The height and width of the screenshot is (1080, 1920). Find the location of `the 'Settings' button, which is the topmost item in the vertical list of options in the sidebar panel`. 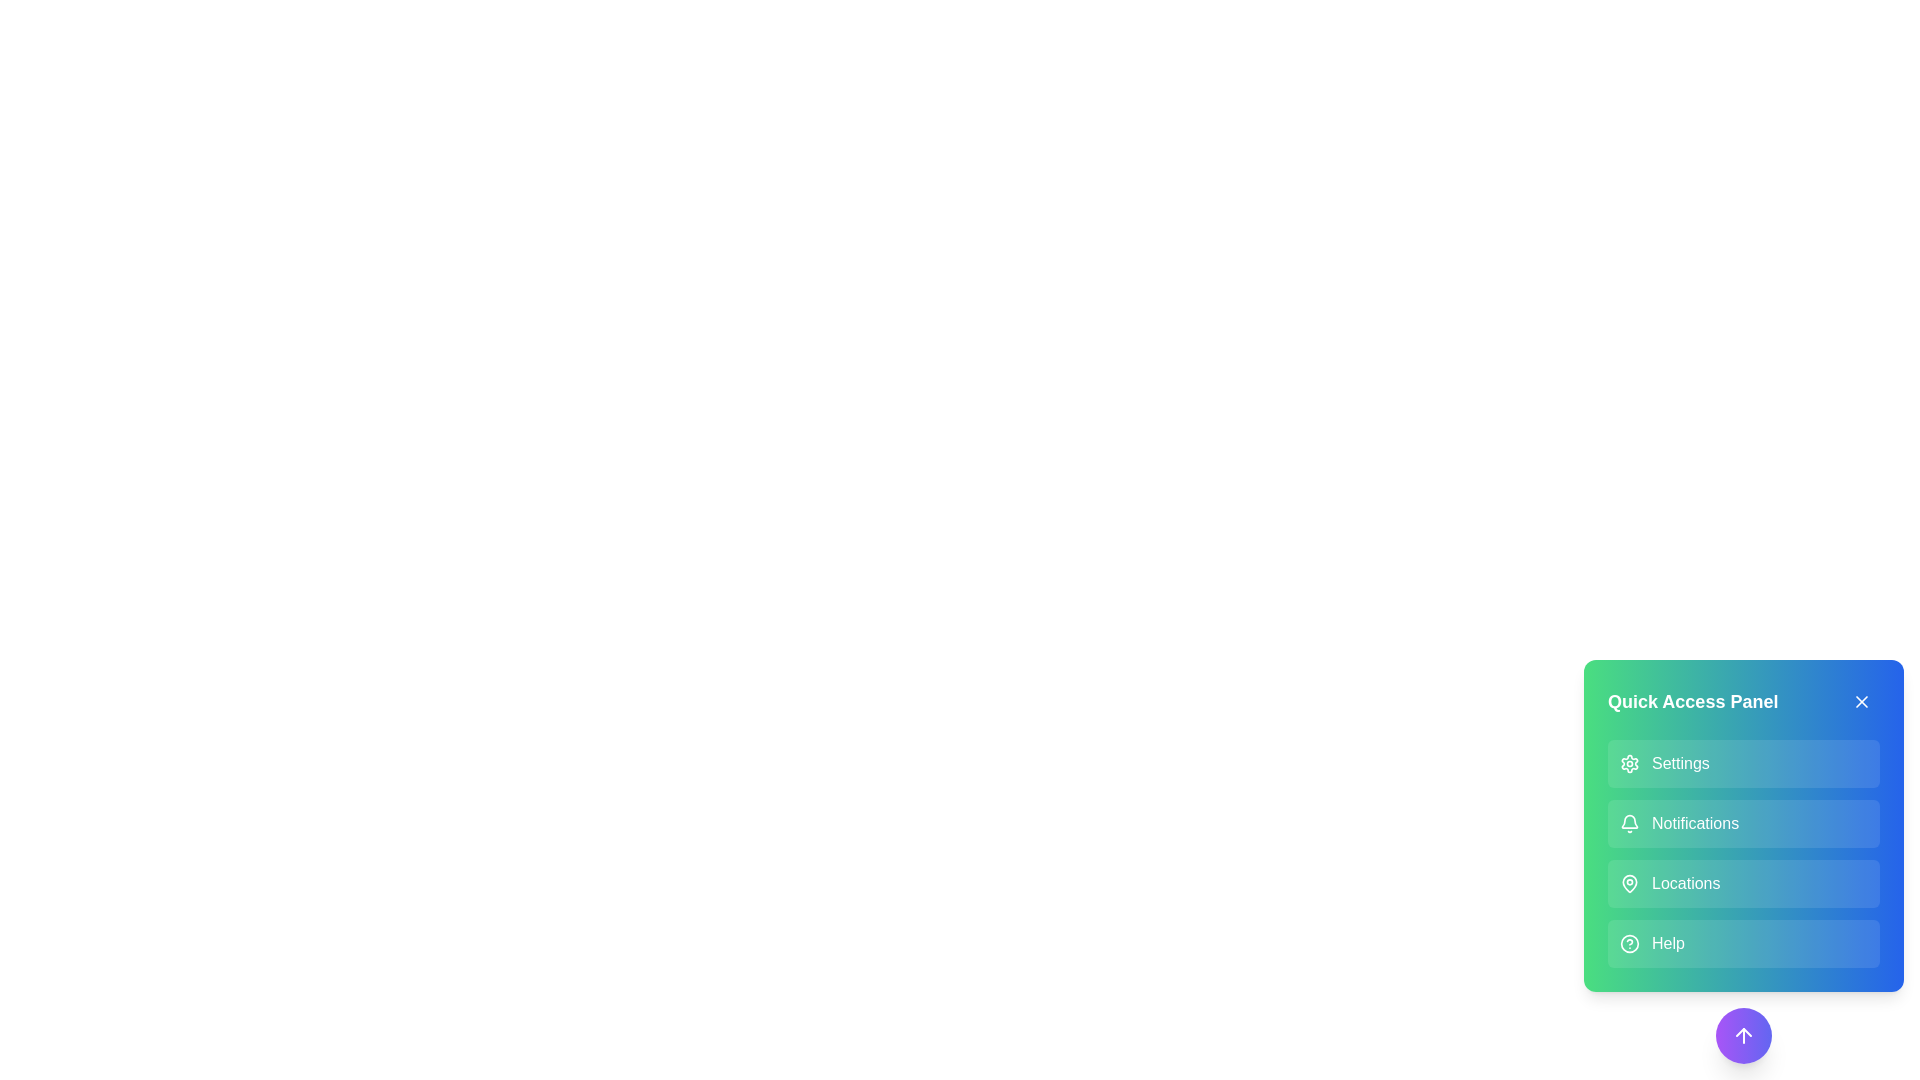

the 'Settings' button, which is the topmost item in the vertical list of options in the sidebar panel is located at coordinates (1742, 763).